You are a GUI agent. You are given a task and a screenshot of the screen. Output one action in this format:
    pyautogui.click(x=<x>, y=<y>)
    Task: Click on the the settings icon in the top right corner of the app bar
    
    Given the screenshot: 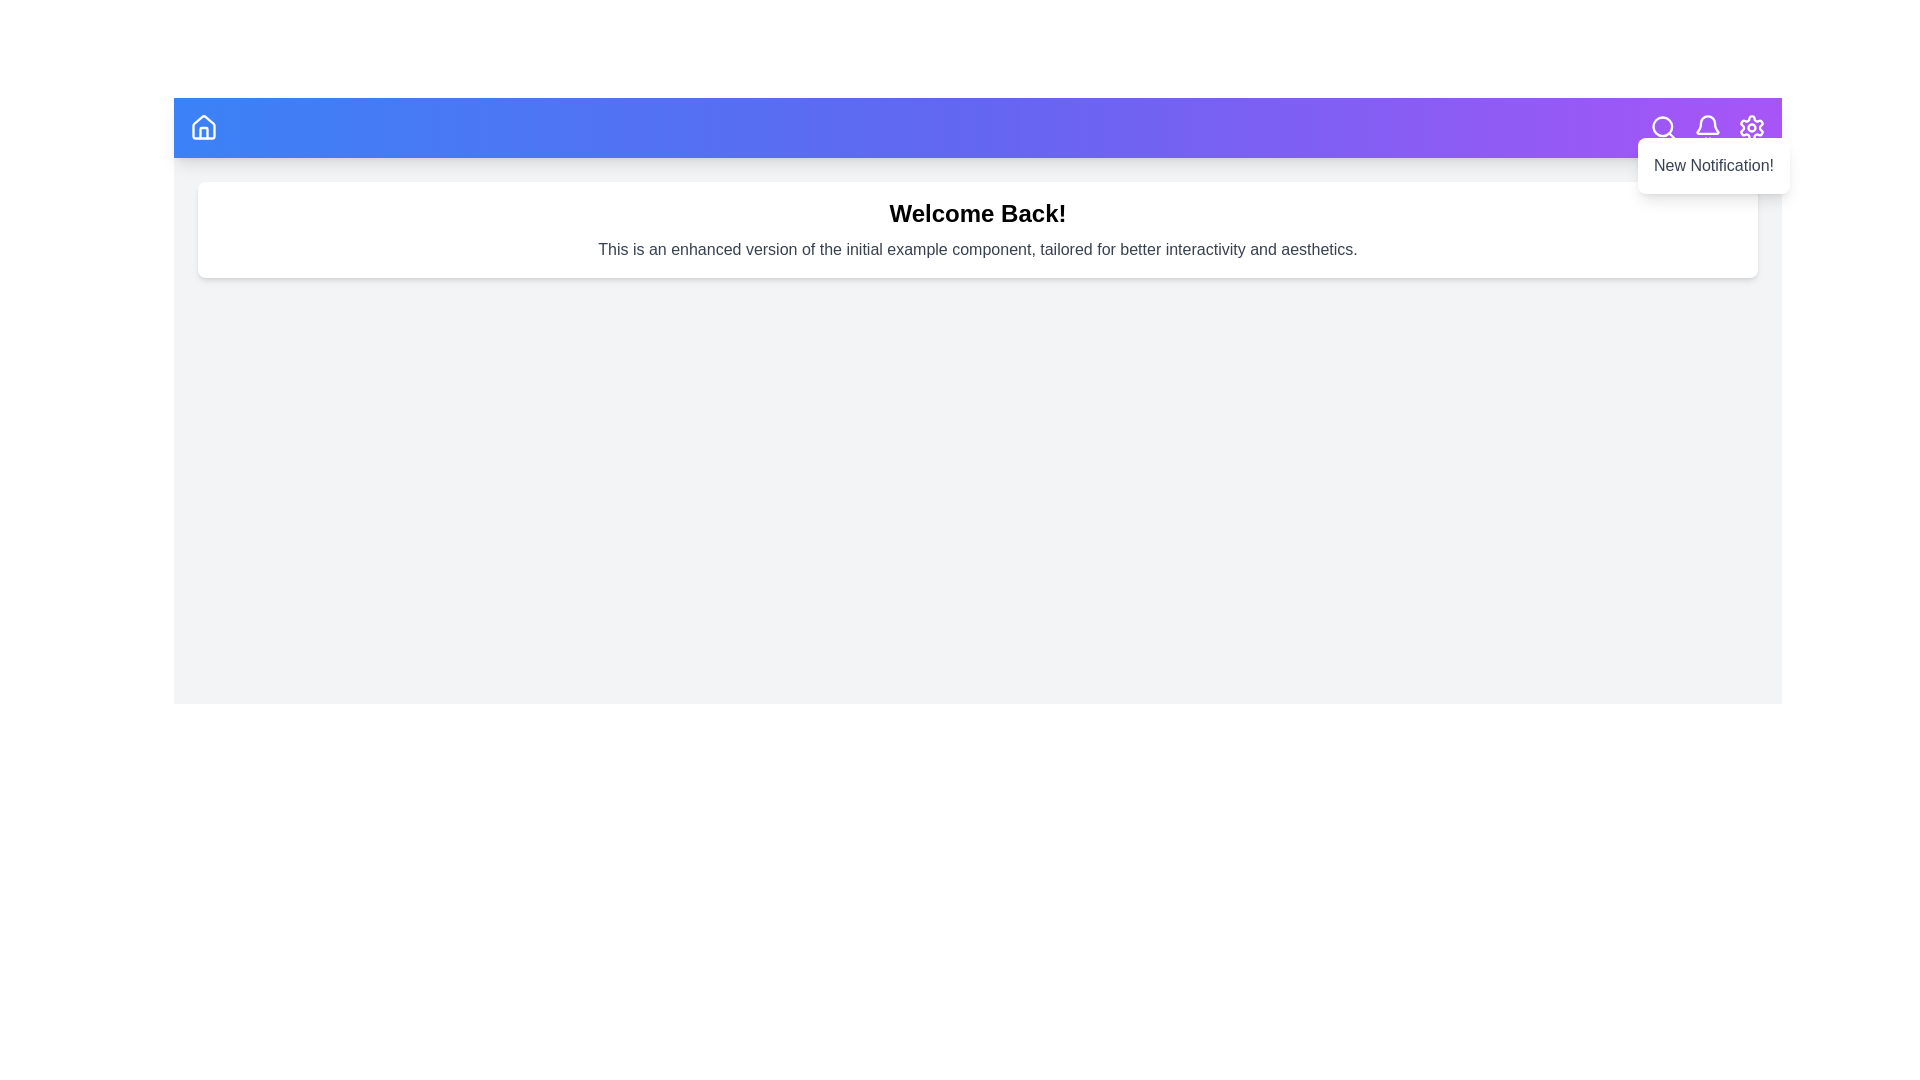 What is the action you would take?
    pyautogui.click(x=1751, y=127)
    